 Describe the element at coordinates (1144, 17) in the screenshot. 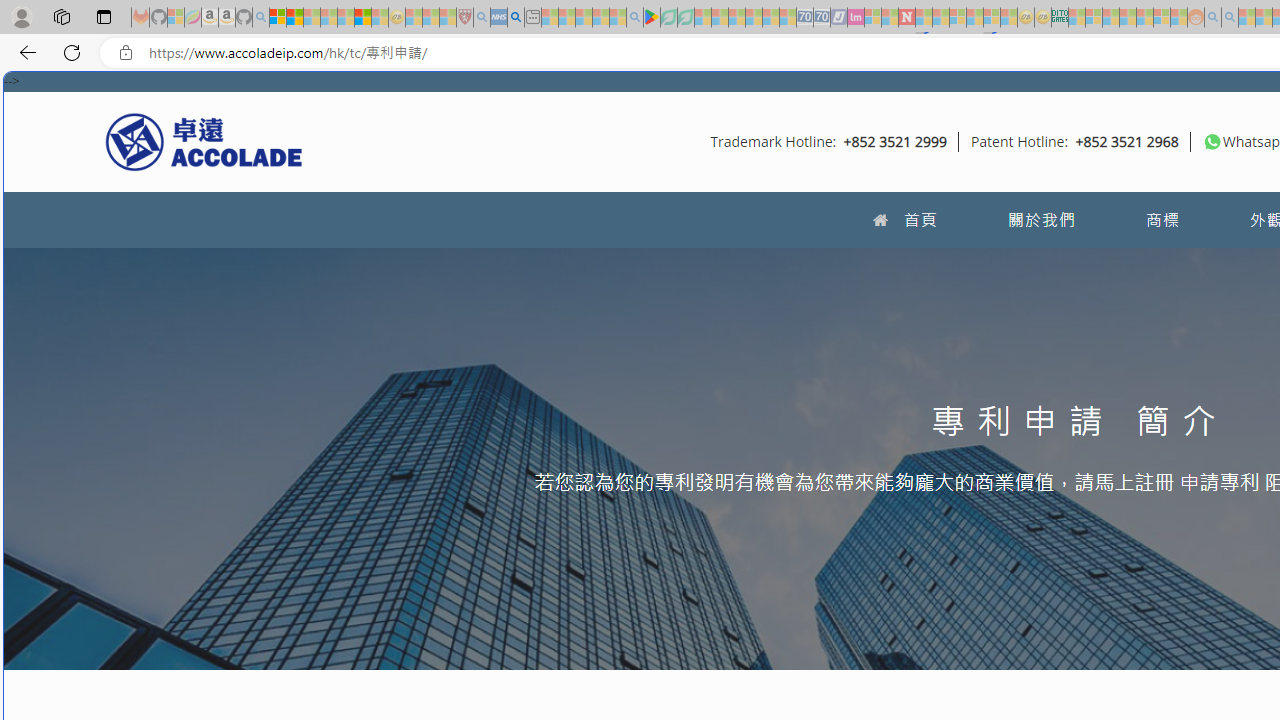

I see `'Kinda Frugal - MSN - Sleeping'` at that location.